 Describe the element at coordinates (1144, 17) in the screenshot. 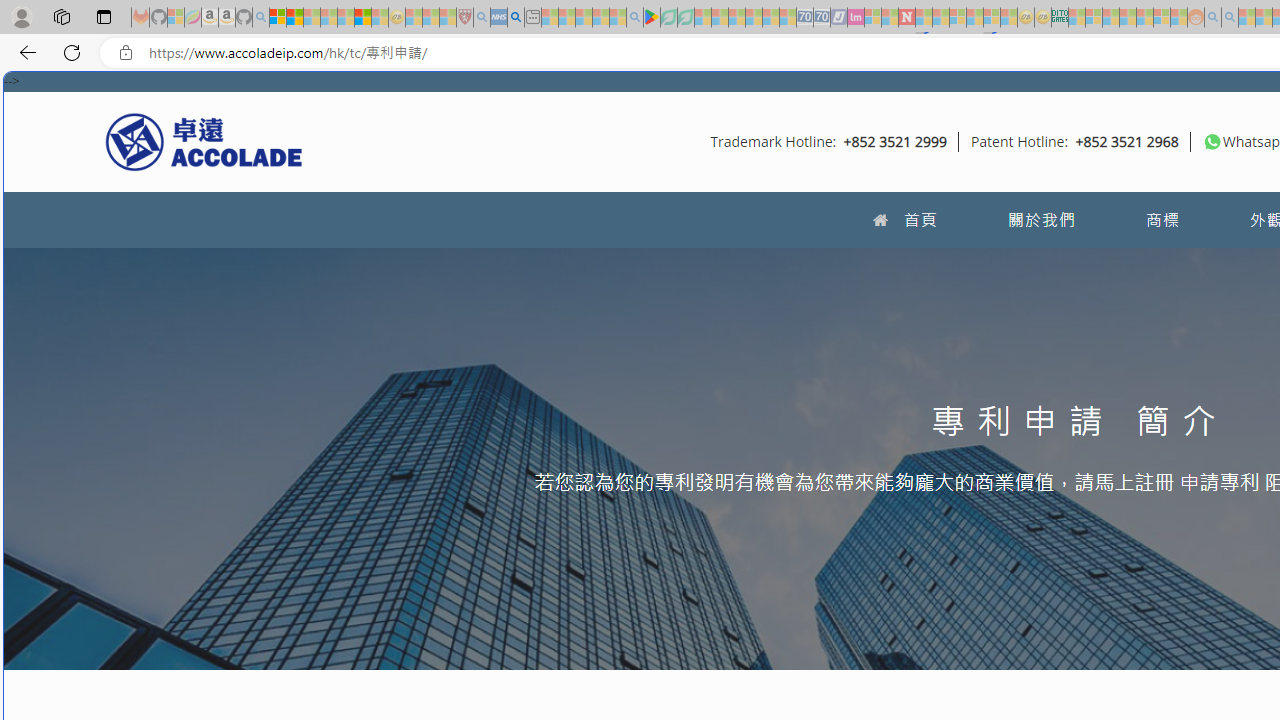

I see `'Kinda Frugal - MSN - Sleeping'` at that location.